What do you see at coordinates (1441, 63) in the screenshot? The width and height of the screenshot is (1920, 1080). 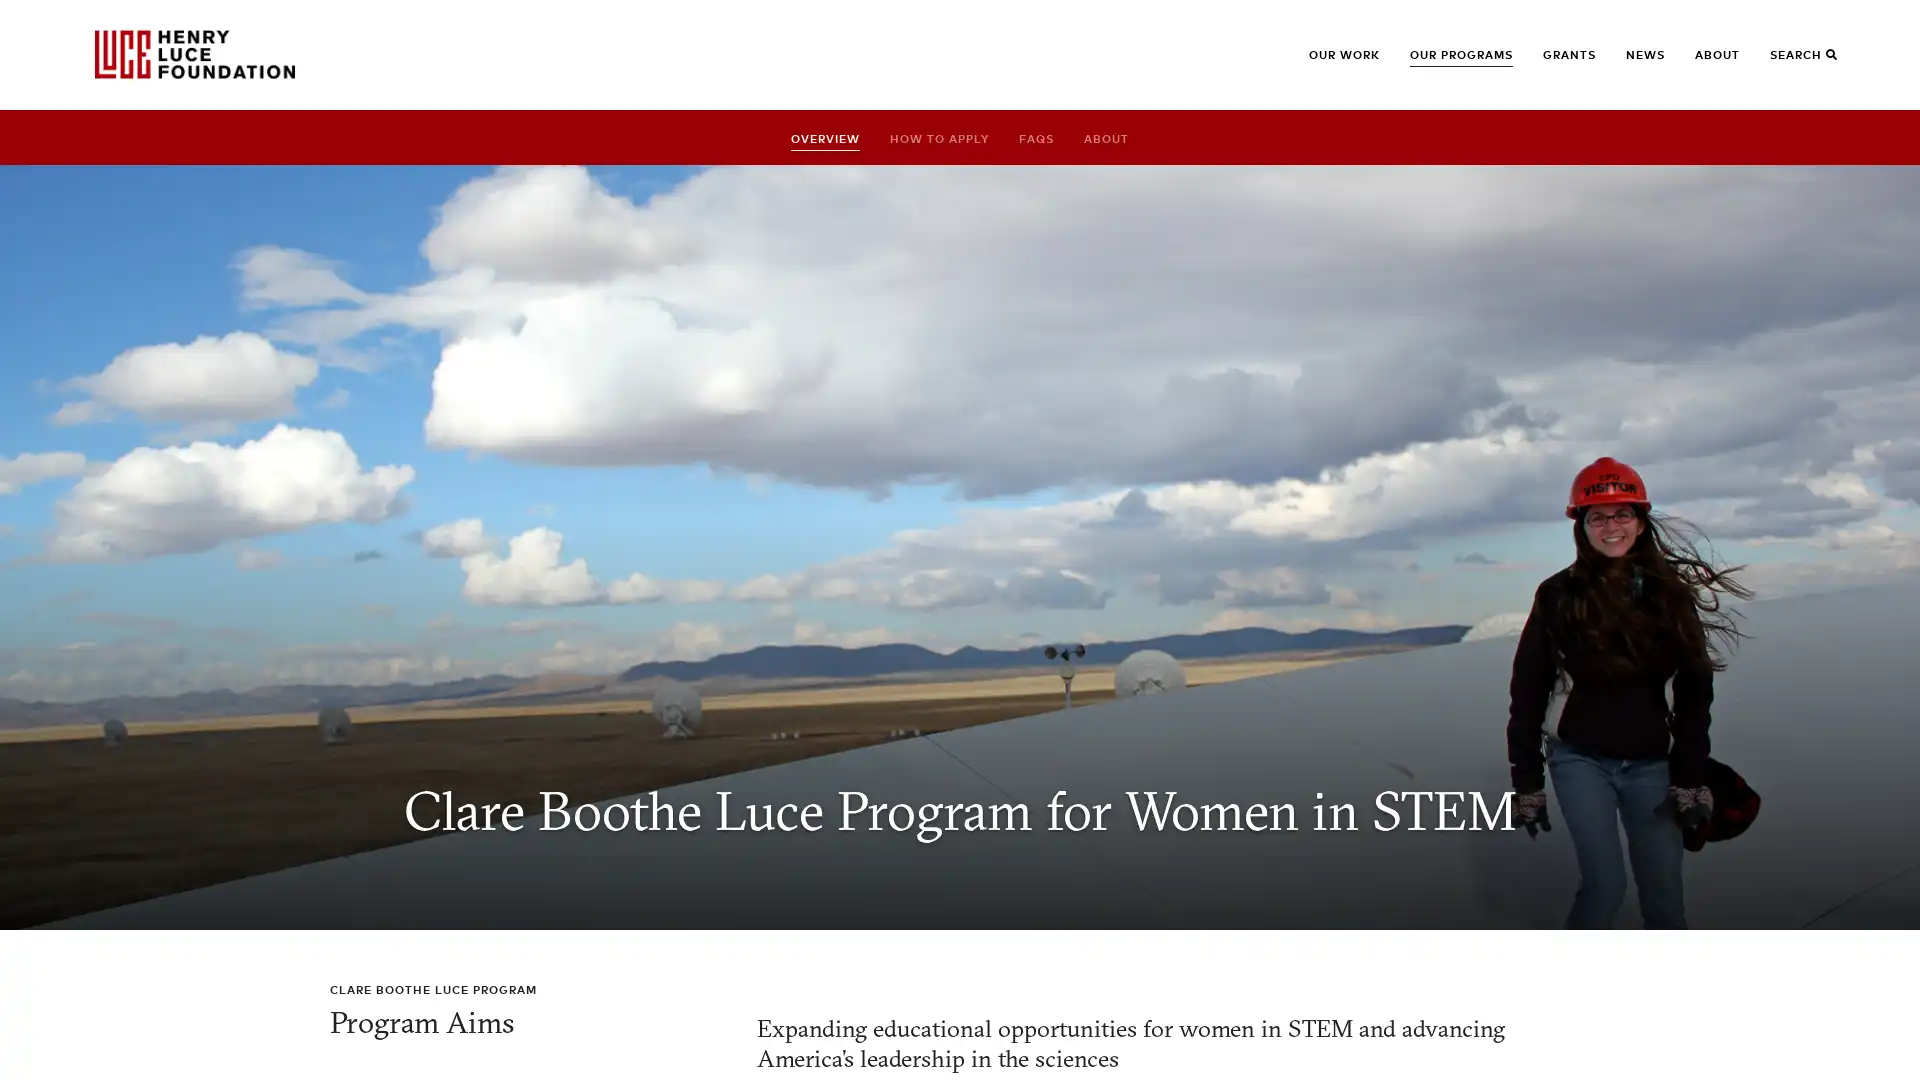 I see `SHOW SUBMENU FOR OUR PROGRAMS` at bounding box center [1441, 63].